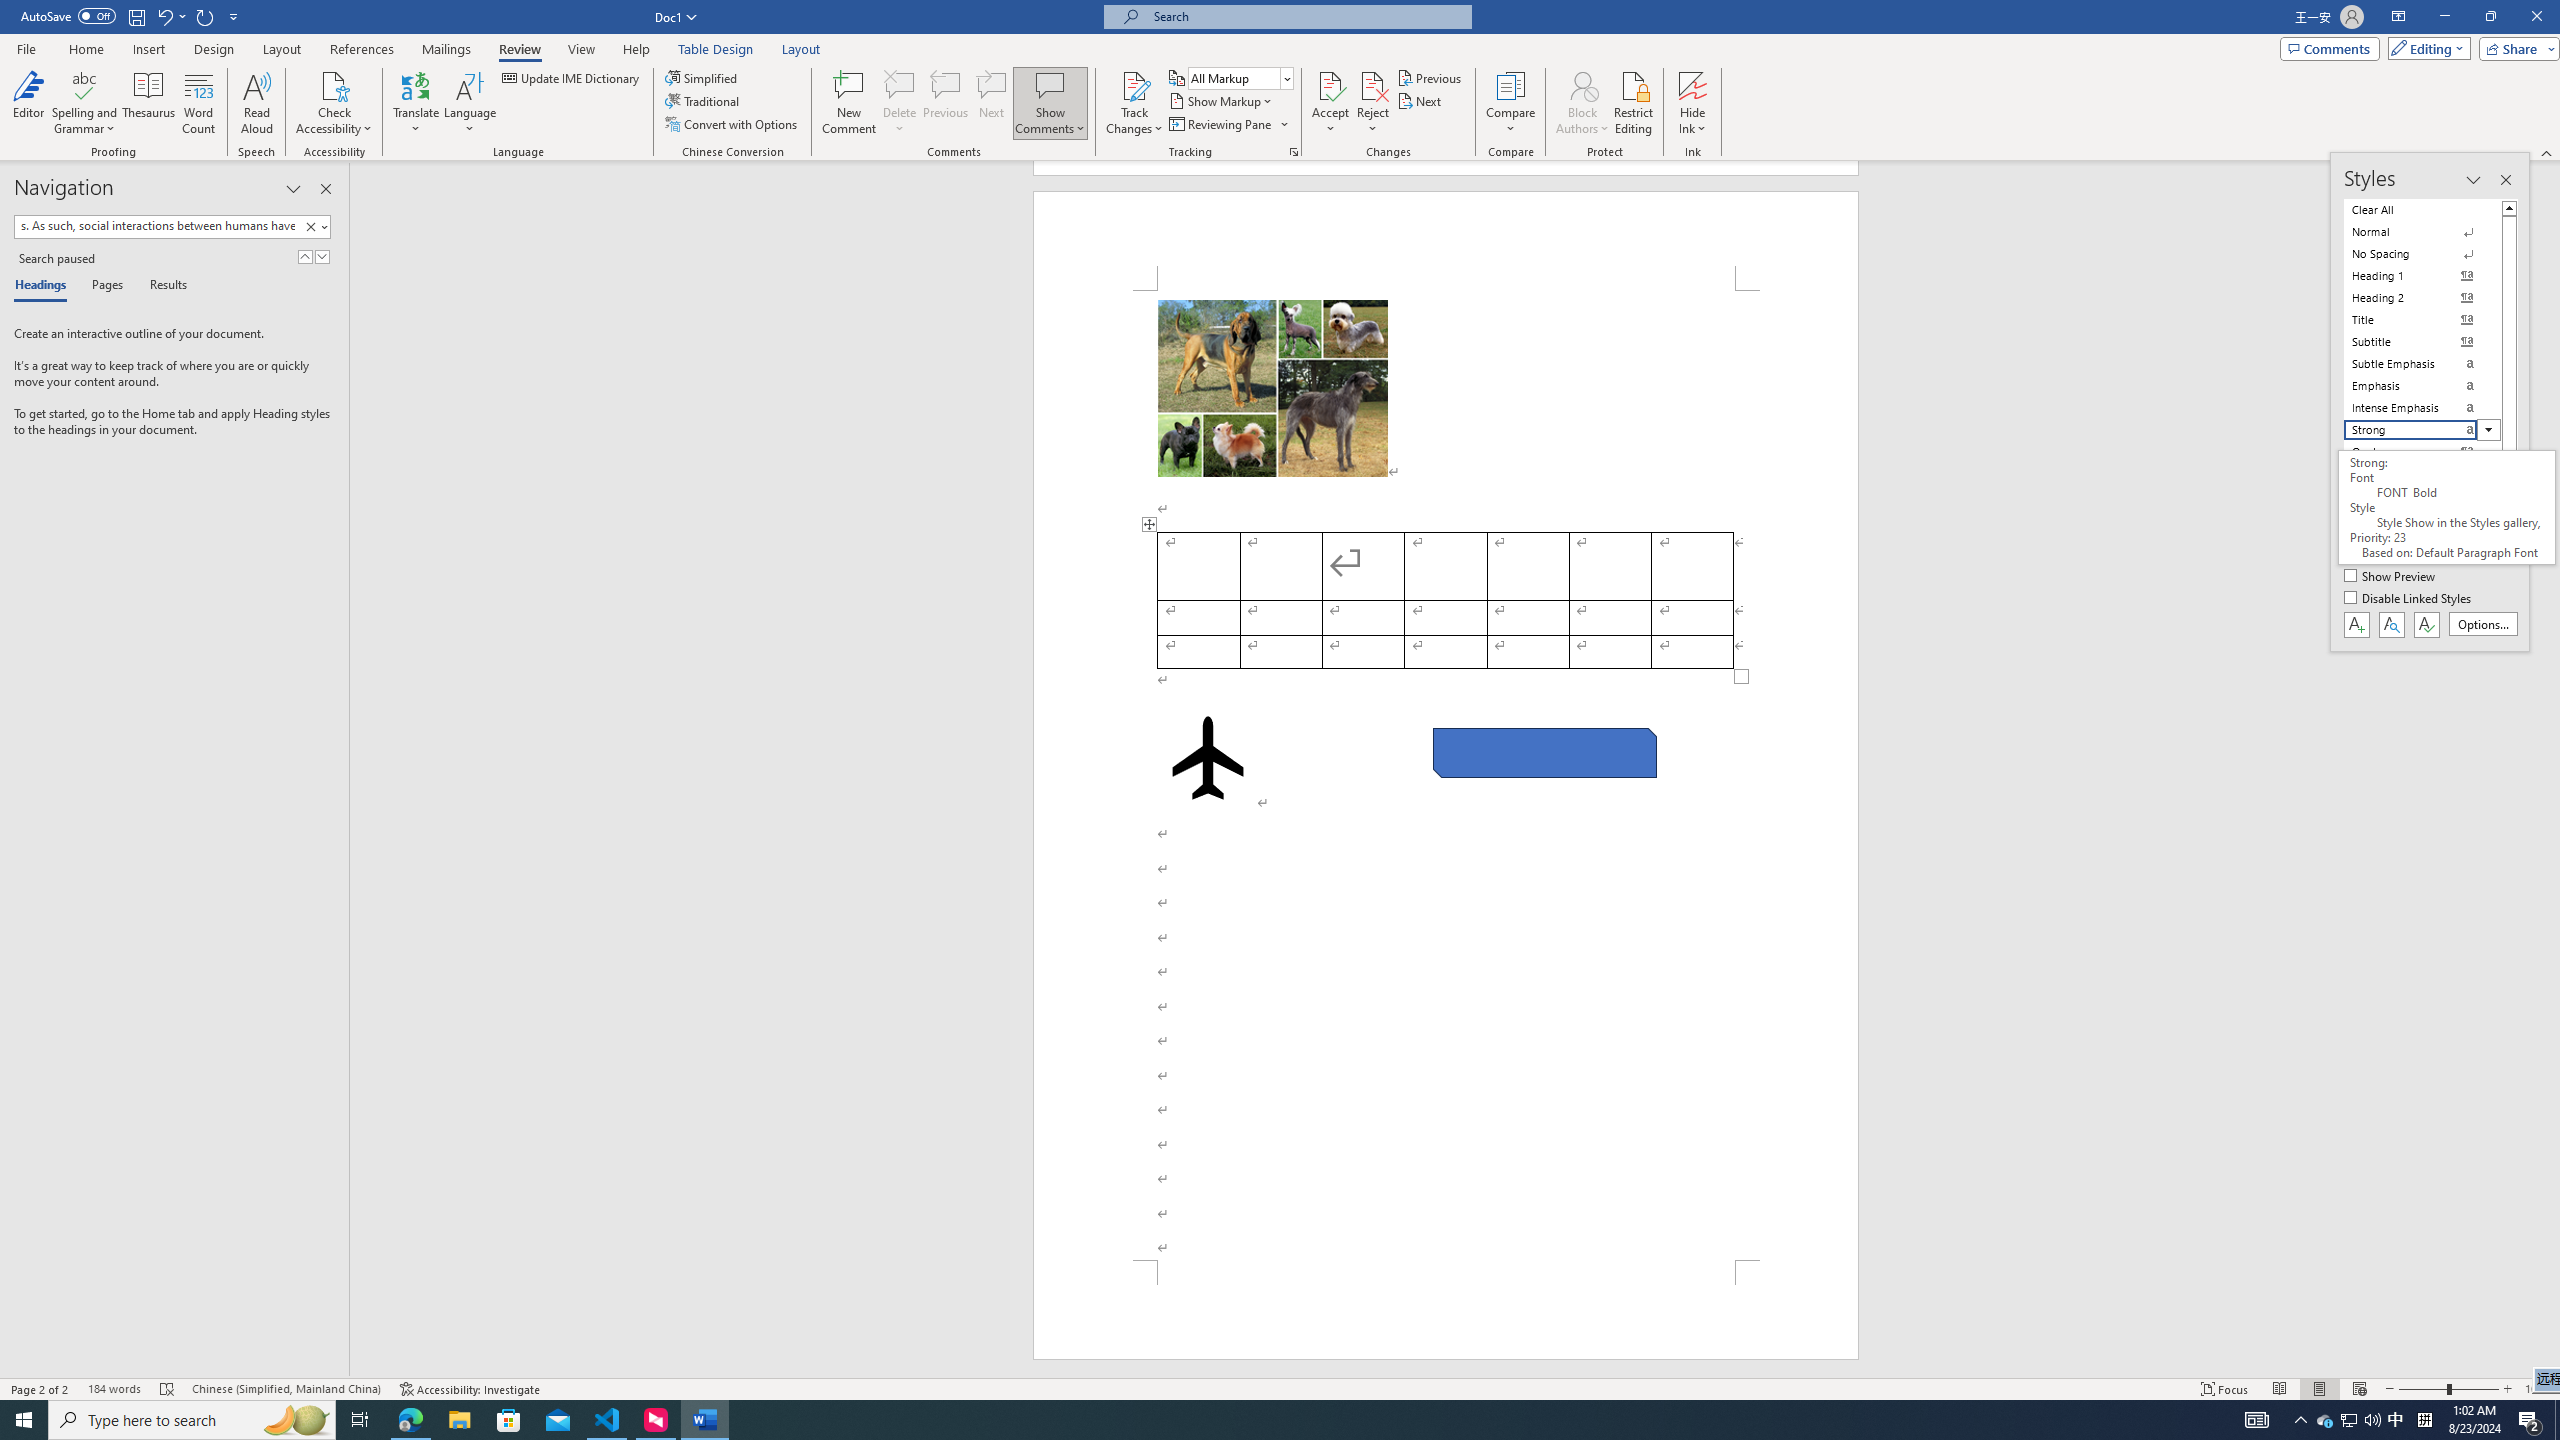 The width and height of the screenshot is (2560, 1440). What do you see at coordinates (113, 1389) in the screenshot?
I see `'Word Count 184 words'` at bounding box center [113, 1389].